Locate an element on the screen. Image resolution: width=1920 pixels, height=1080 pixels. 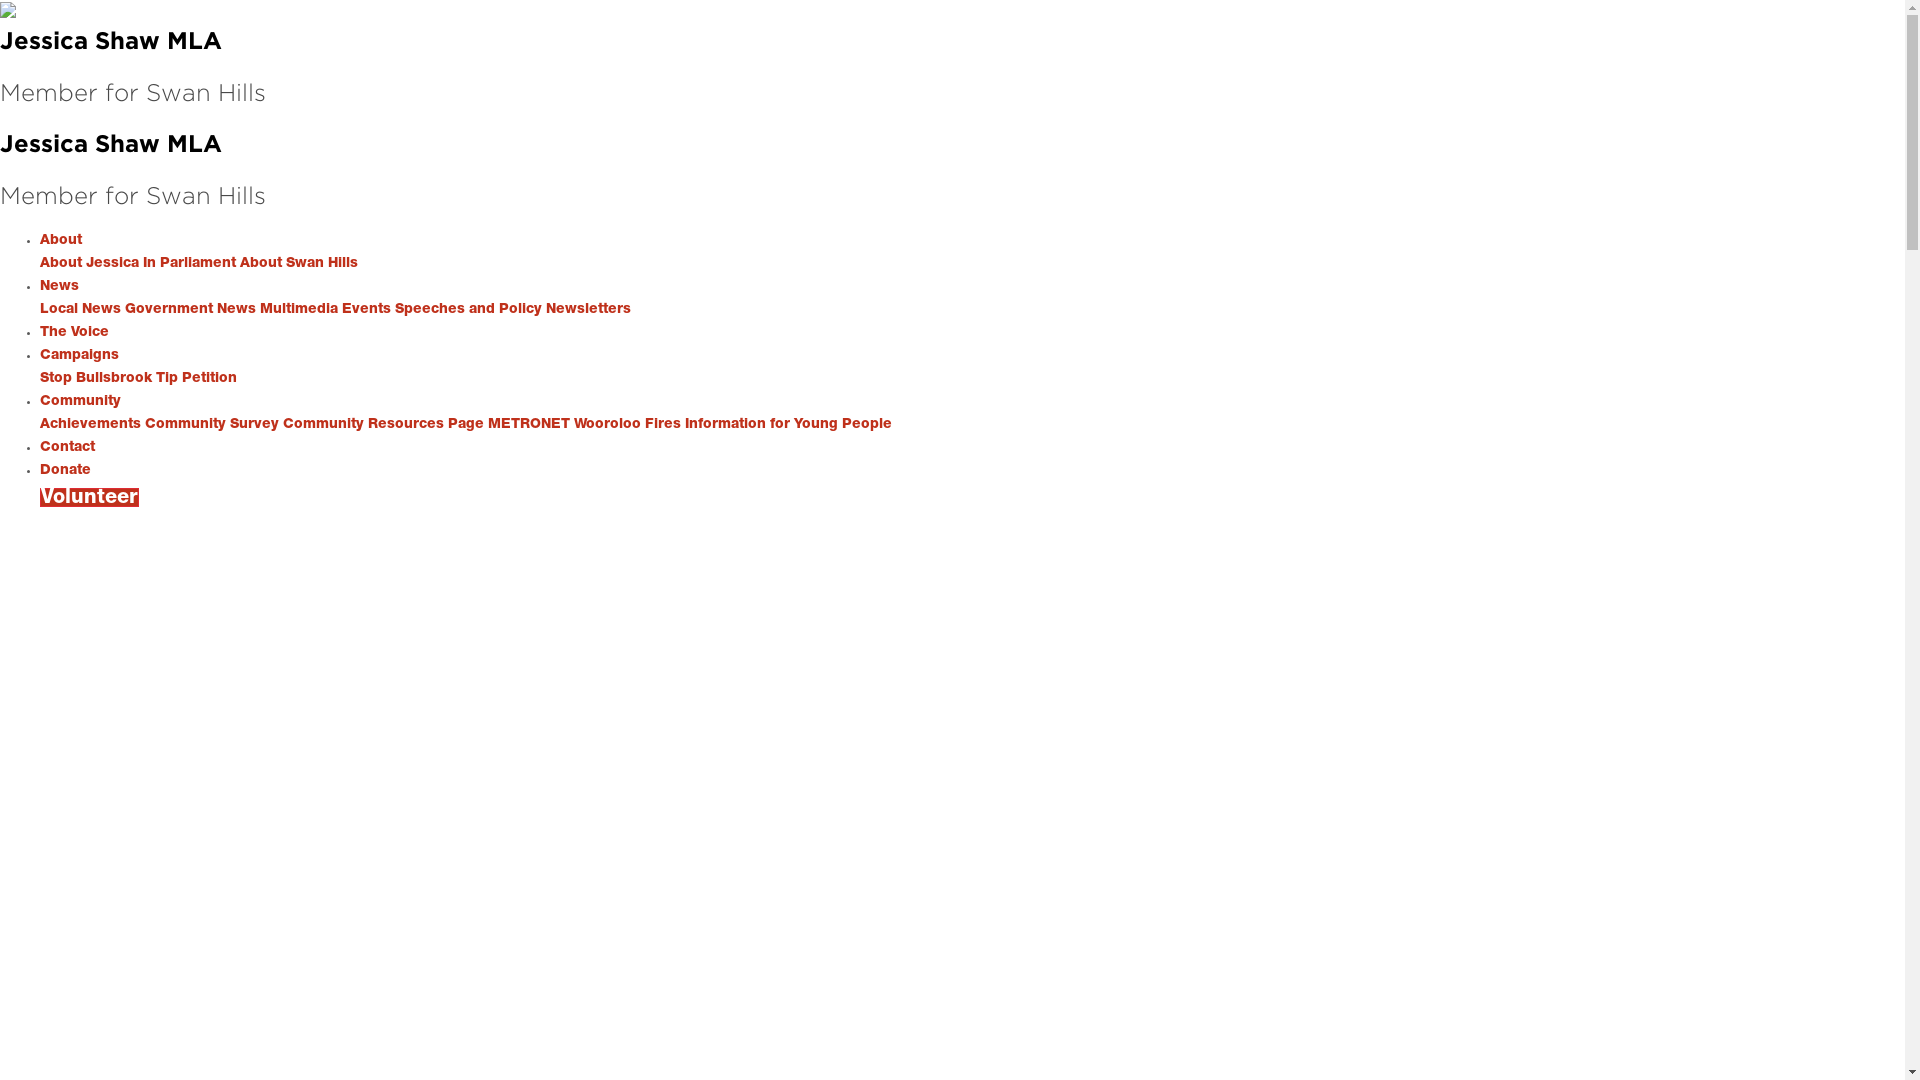
'Contact' is located at coordinates (39, 446).